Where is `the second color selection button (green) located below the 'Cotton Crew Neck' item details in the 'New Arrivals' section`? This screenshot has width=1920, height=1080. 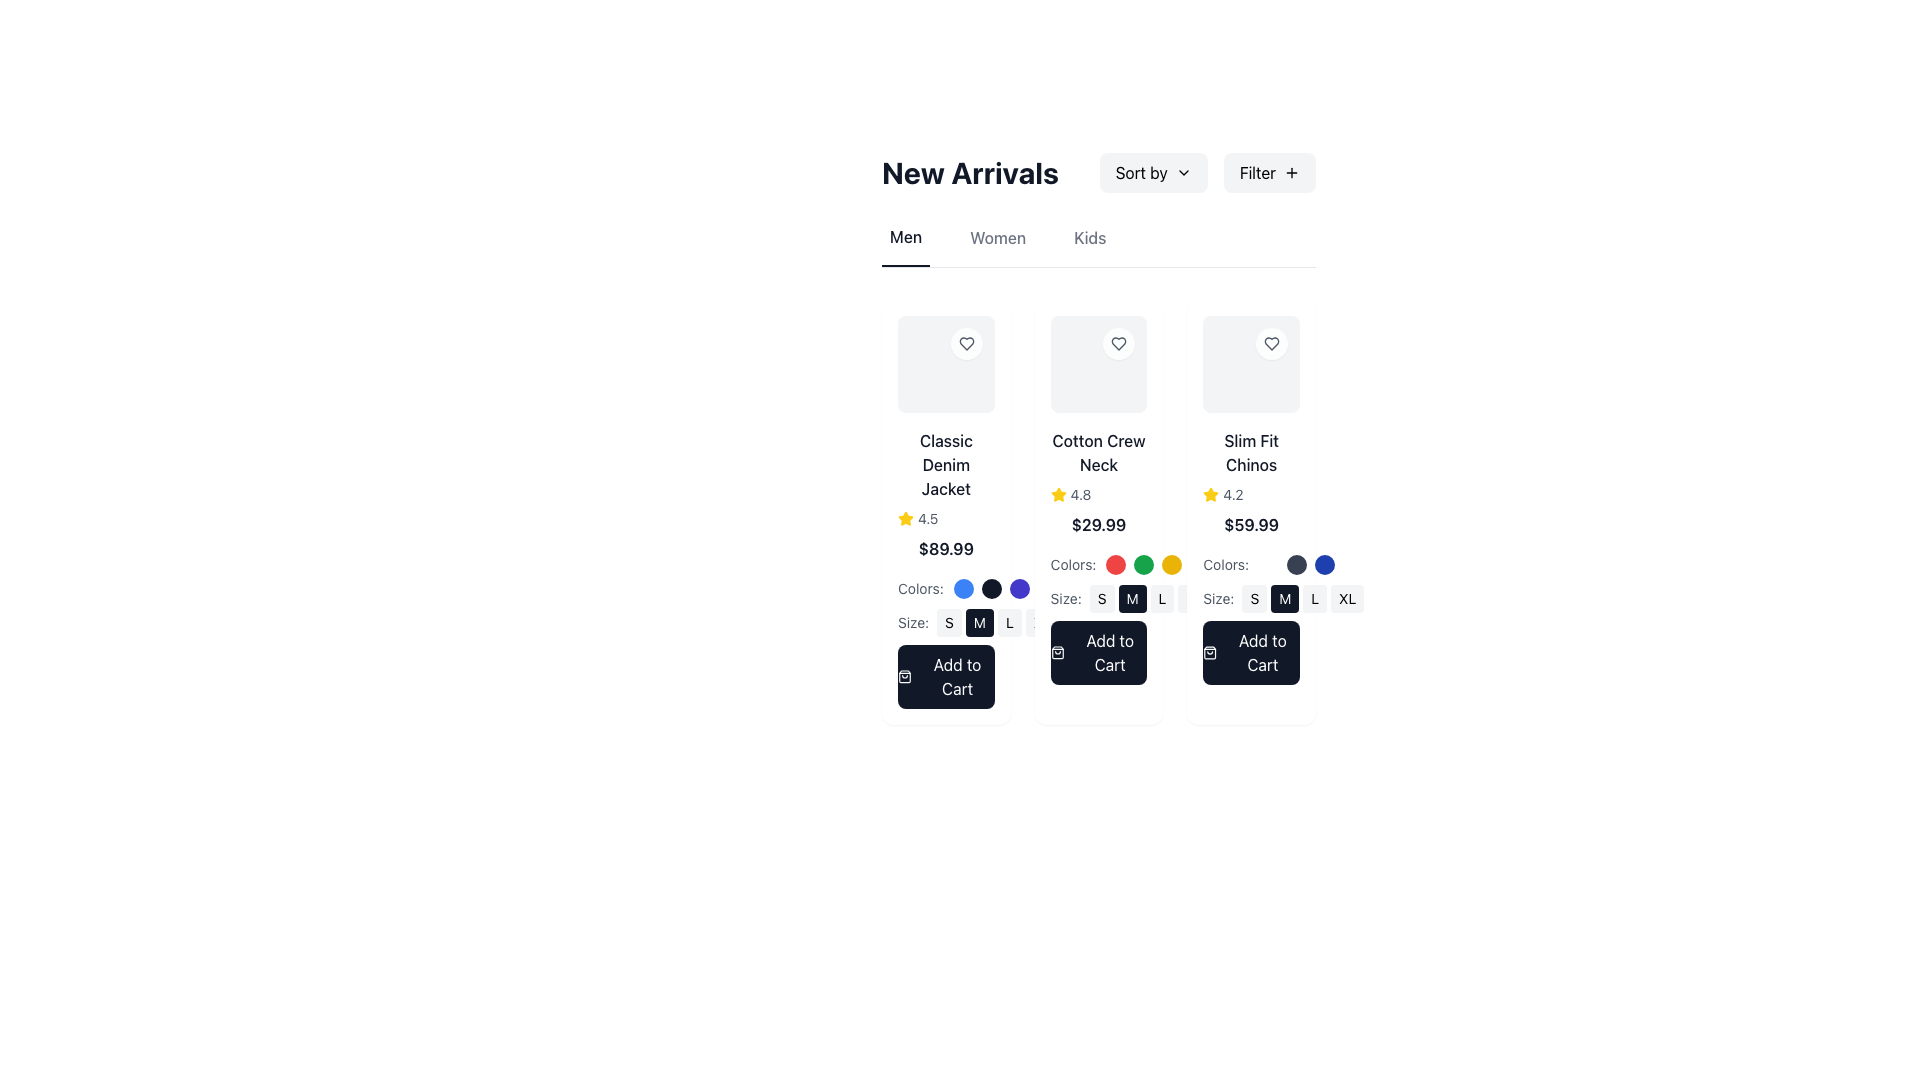 the second color selection button (green) located below the 'Cotton Crew Neck' item details in the 'New Arrivals' section is located at coordinates (1144, 564).